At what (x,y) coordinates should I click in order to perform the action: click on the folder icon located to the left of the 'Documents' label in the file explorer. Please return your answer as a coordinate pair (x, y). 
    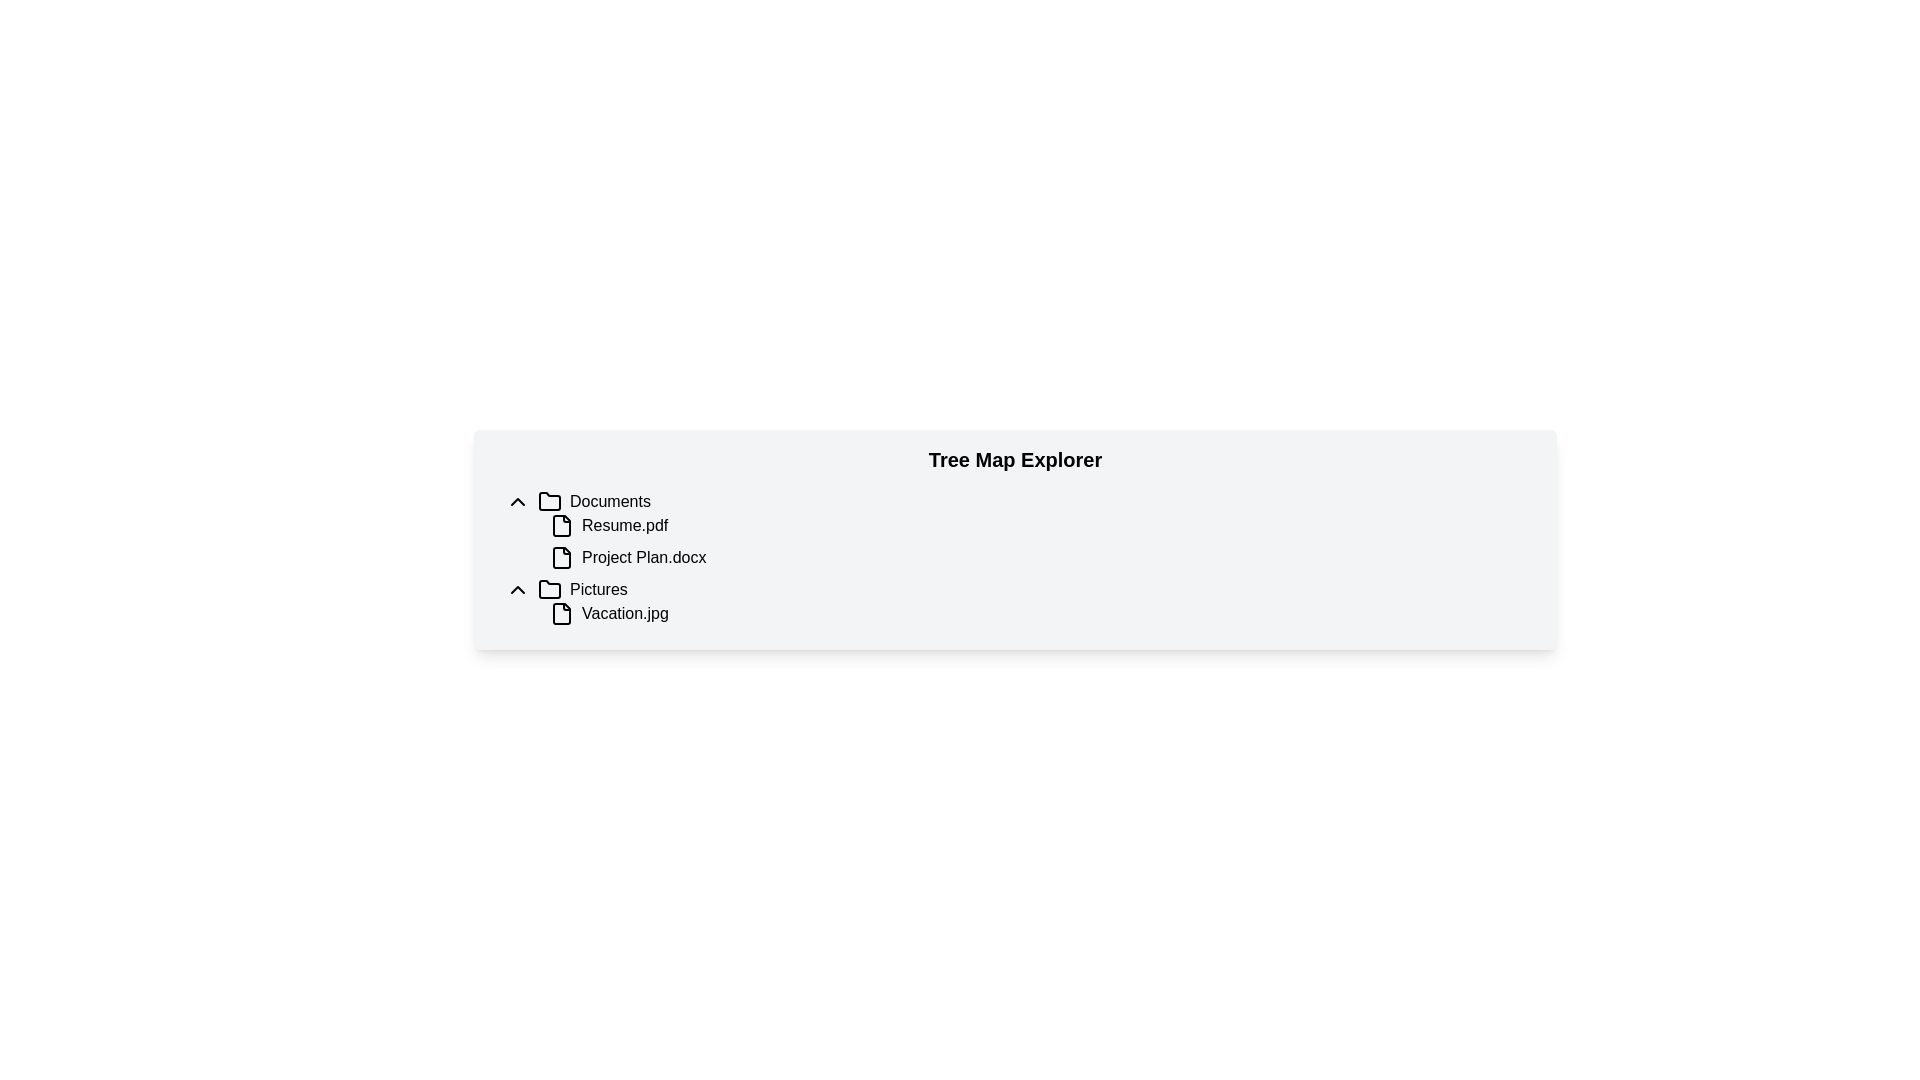
    Looking at the image, I should click on (550, 500).